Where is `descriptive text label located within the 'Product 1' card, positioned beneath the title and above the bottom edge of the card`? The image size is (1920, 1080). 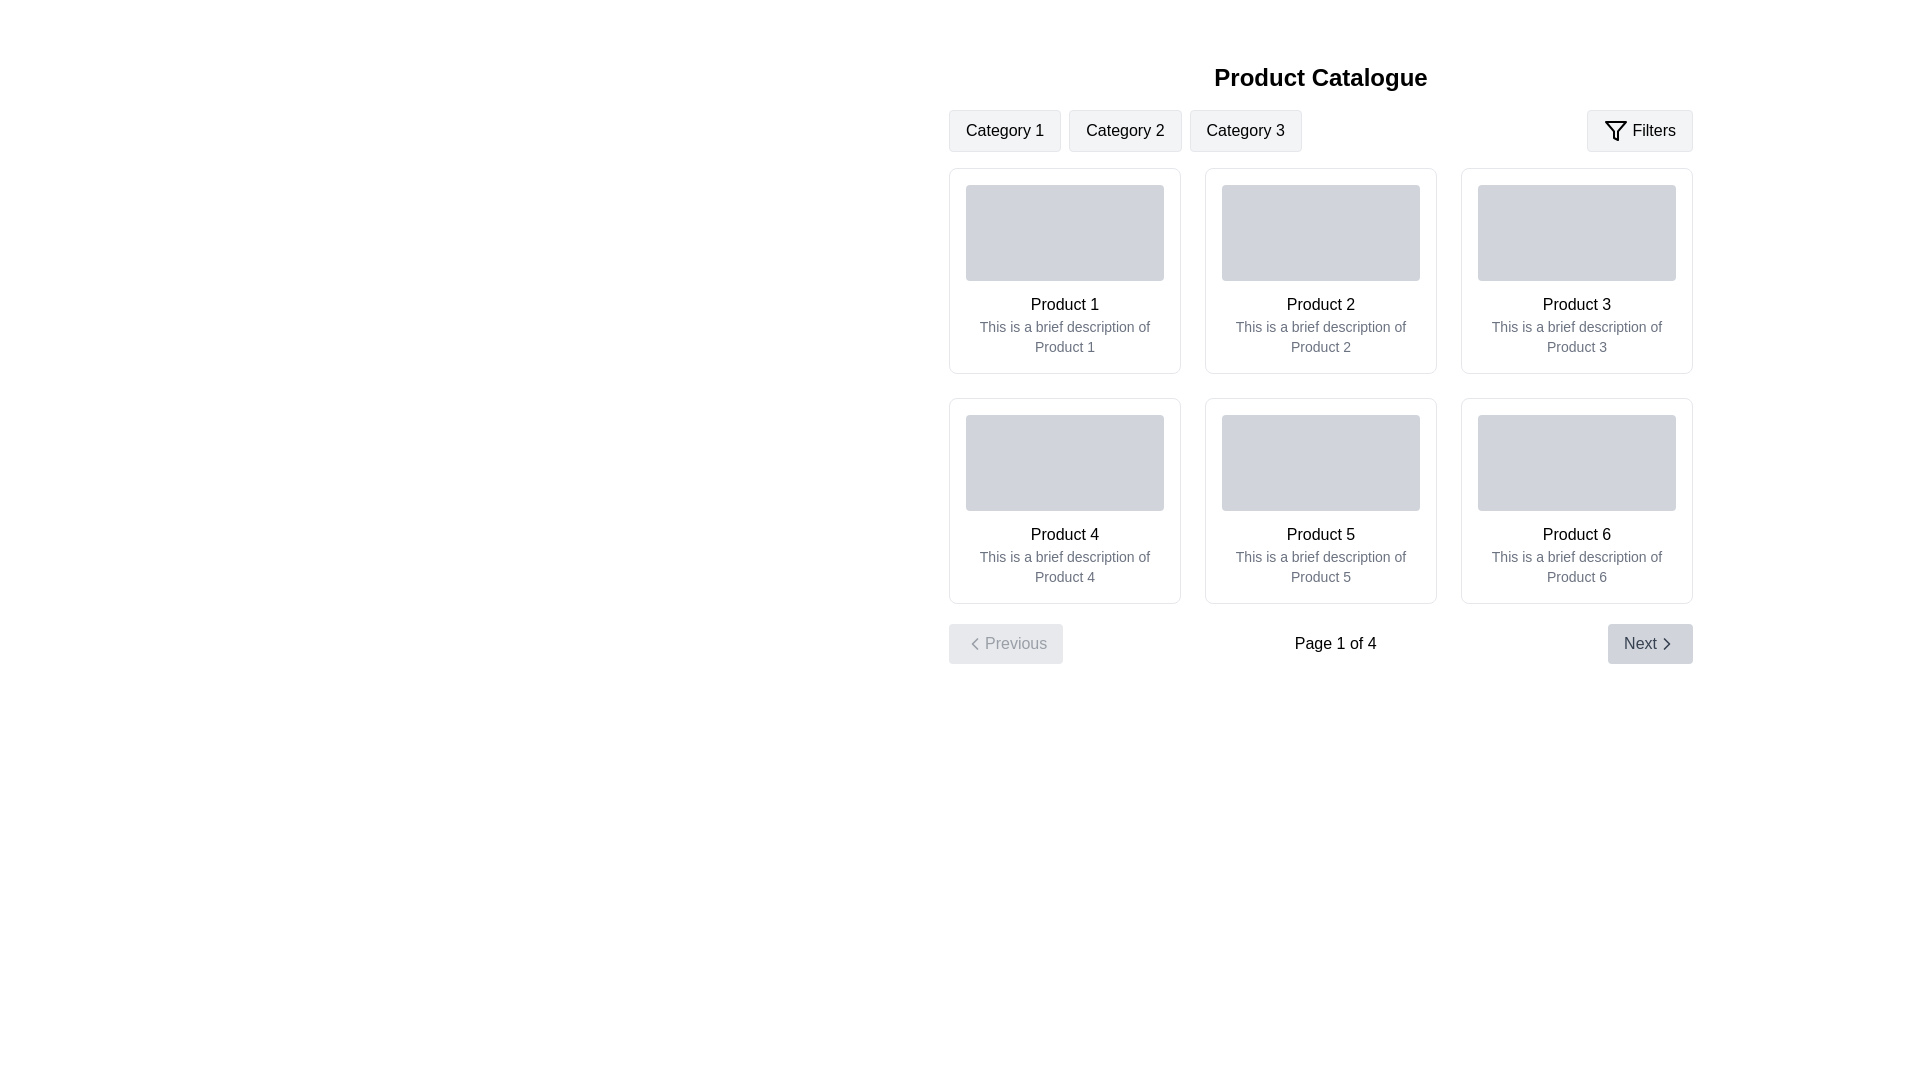
descriptive text label located within the 'Product 1' card, positioned beneath the title and above the bottom edge of the card is located at coordinates (1064, 335).